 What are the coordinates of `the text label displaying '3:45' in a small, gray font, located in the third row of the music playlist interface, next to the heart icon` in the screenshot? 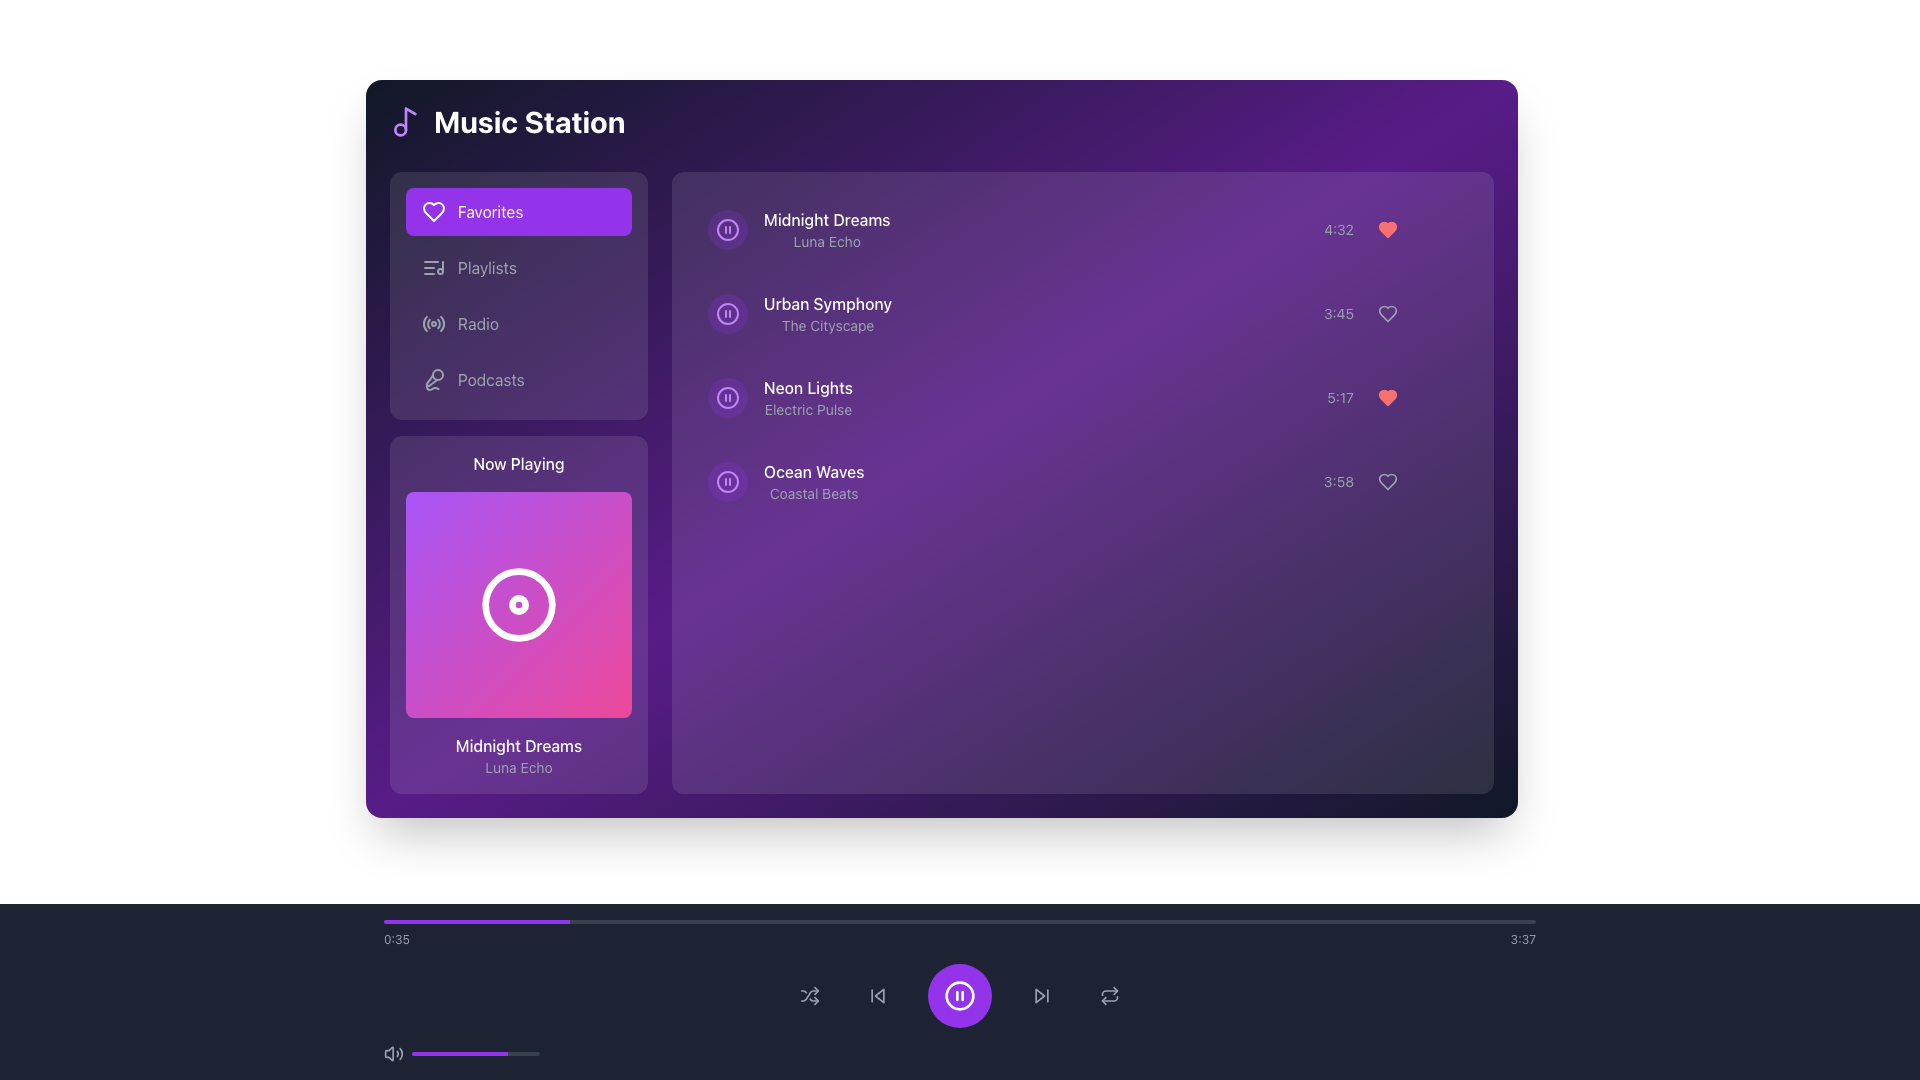 It's located at (1339, 313).